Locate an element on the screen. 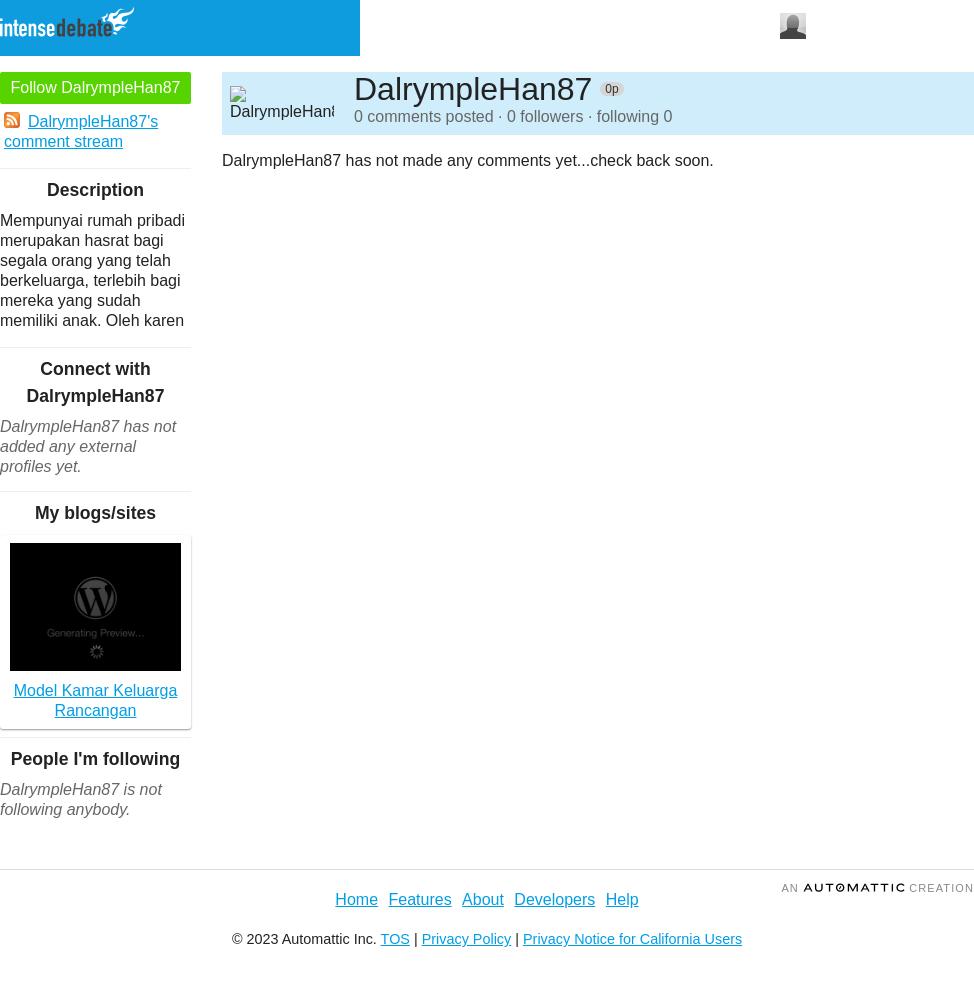  'Privacy Notice for California Users' is located at coordinates (631, 938).